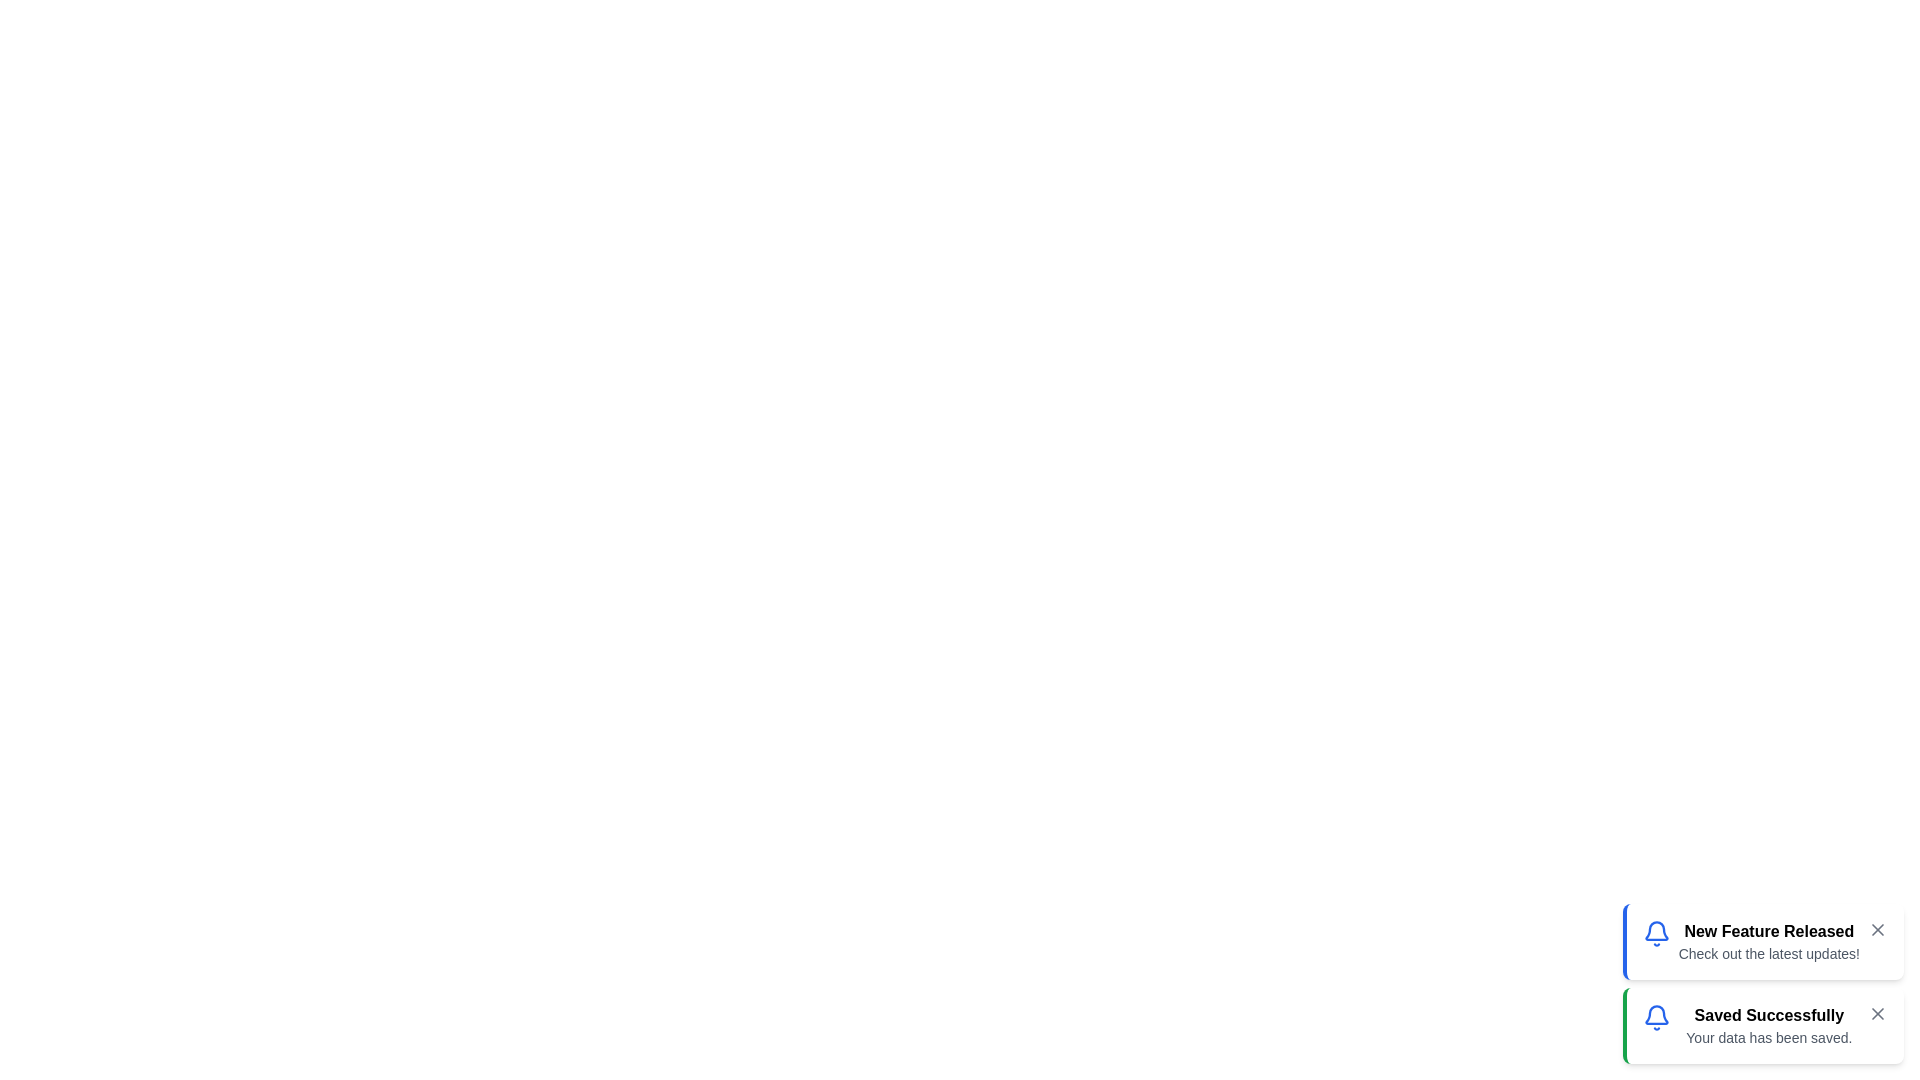 Image resolution: width=1920 pixels, height=1080 pixels. Describe the element at coordinates (1769, 952) in the screenshot. I see `the text label displaying 'Check out the latest updates!', which is styled in gray and positioned below the header 'New Feature Released'` at that location.